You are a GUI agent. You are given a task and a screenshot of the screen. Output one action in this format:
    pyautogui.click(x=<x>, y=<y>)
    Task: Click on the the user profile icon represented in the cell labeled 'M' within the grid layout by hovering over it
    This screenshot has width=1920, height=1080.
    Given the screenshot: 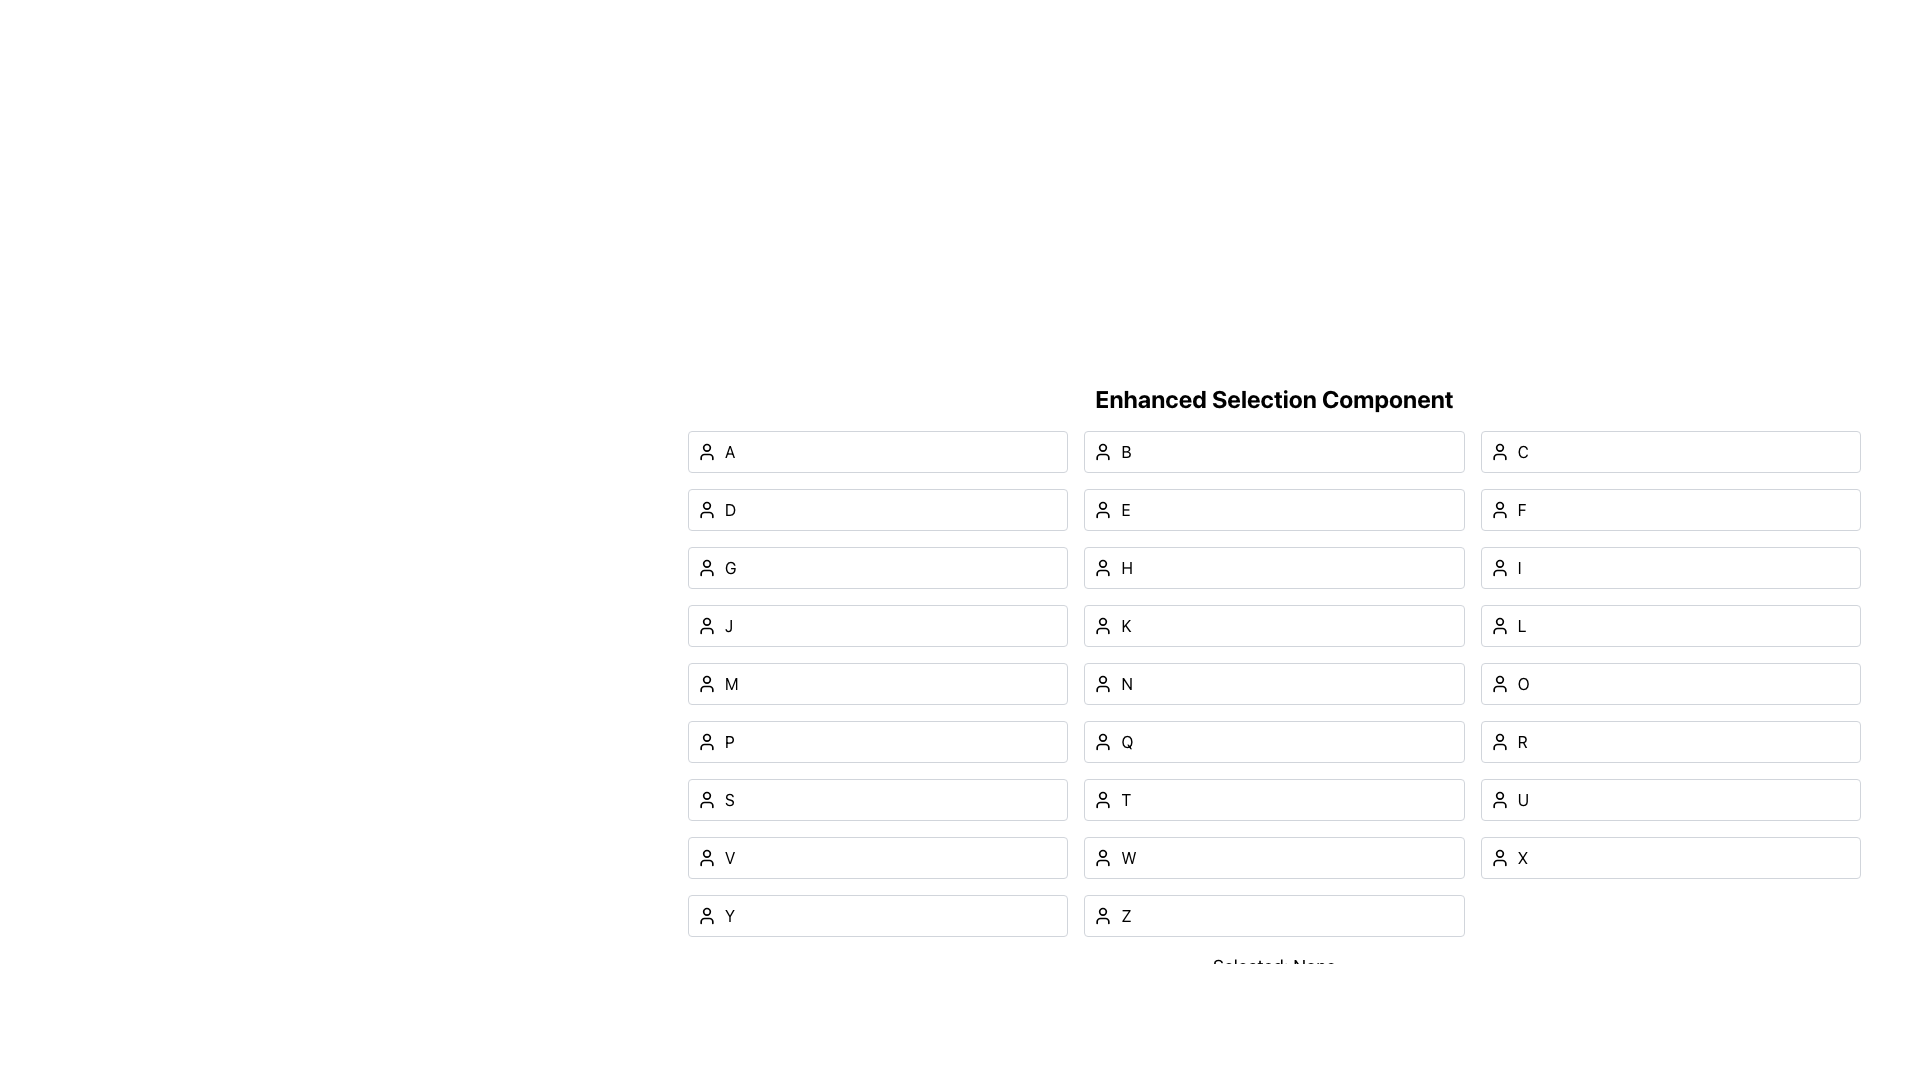 What is the action you would take?
    pyautogui.click(x=706, y=682)
    